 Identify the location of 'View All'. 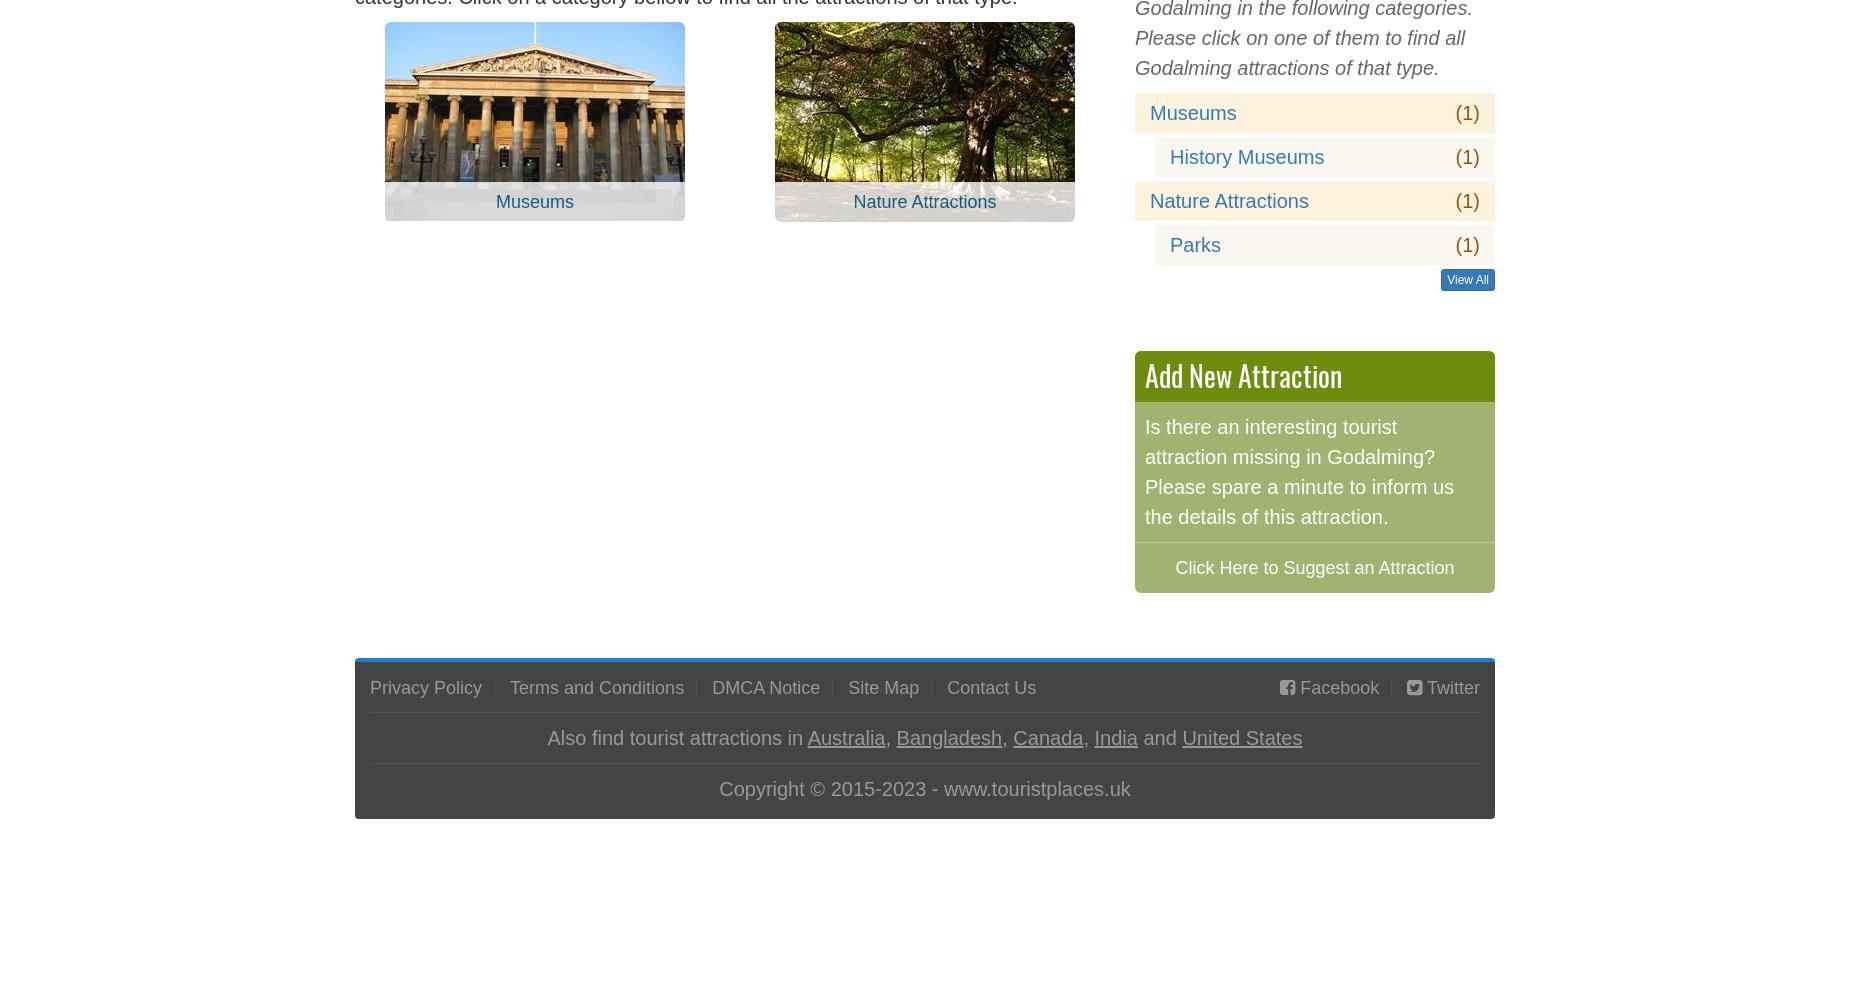
(1447, 279).